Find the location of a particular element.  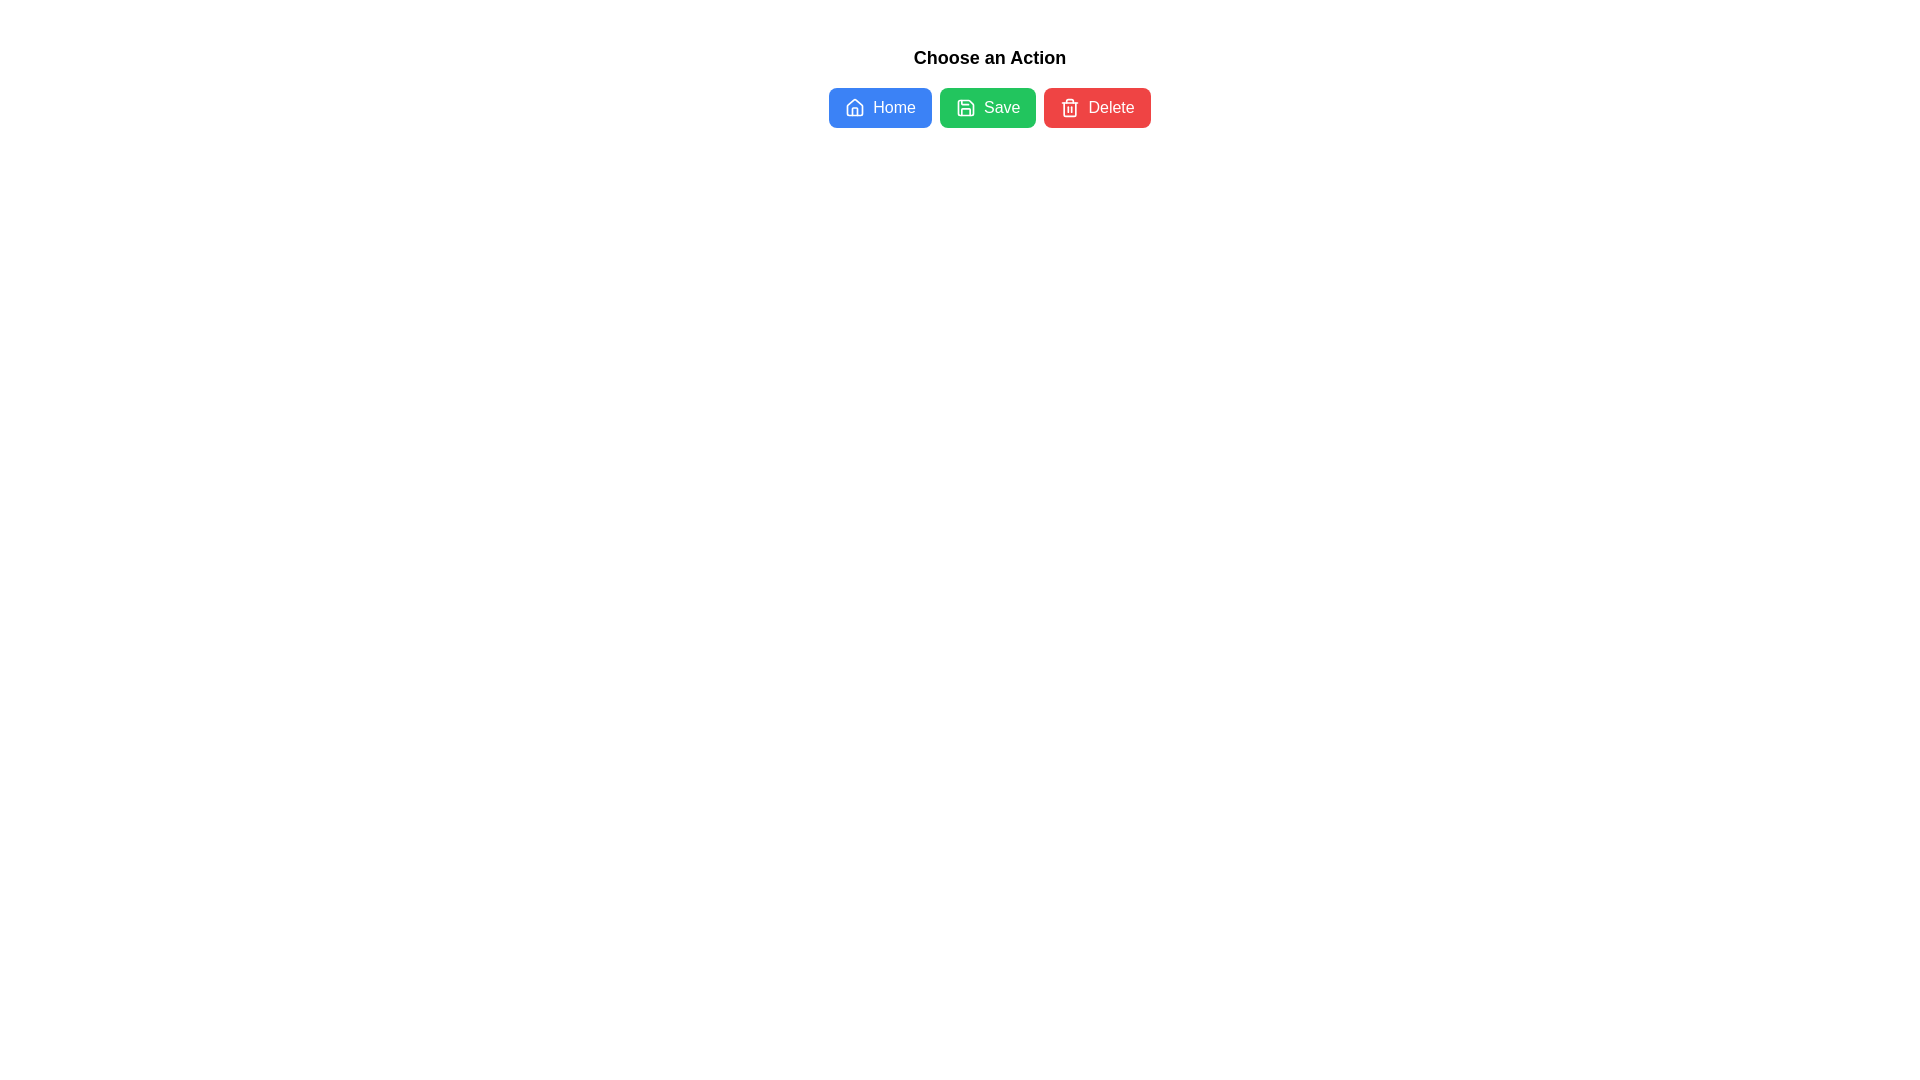

the 'Home' icon located in the first button of a row of three, positioned to the left of the text 'Home', to possibly see a tooltip or effect is located at coordinates (855, 108).